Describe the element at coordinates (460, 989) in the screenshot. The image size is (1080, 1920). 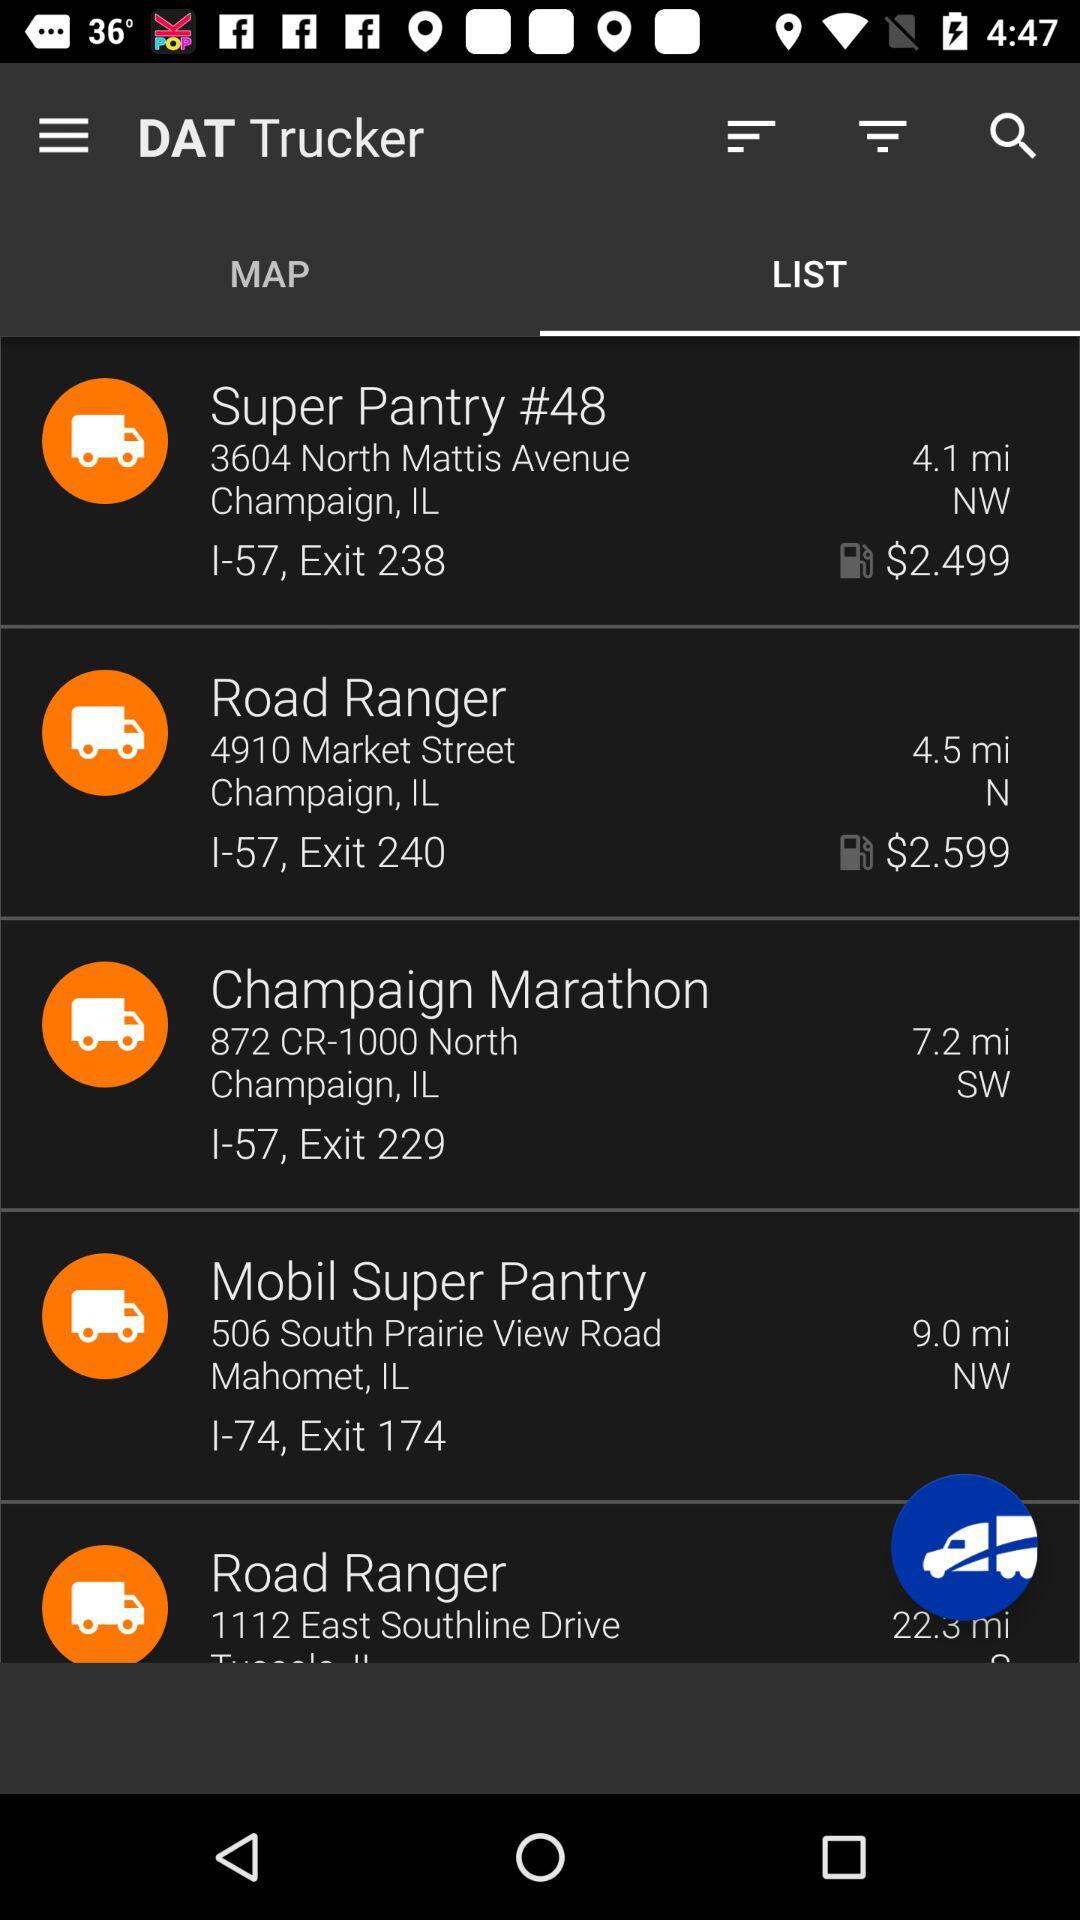
I see `item below the i 57 exit icon` at that location.